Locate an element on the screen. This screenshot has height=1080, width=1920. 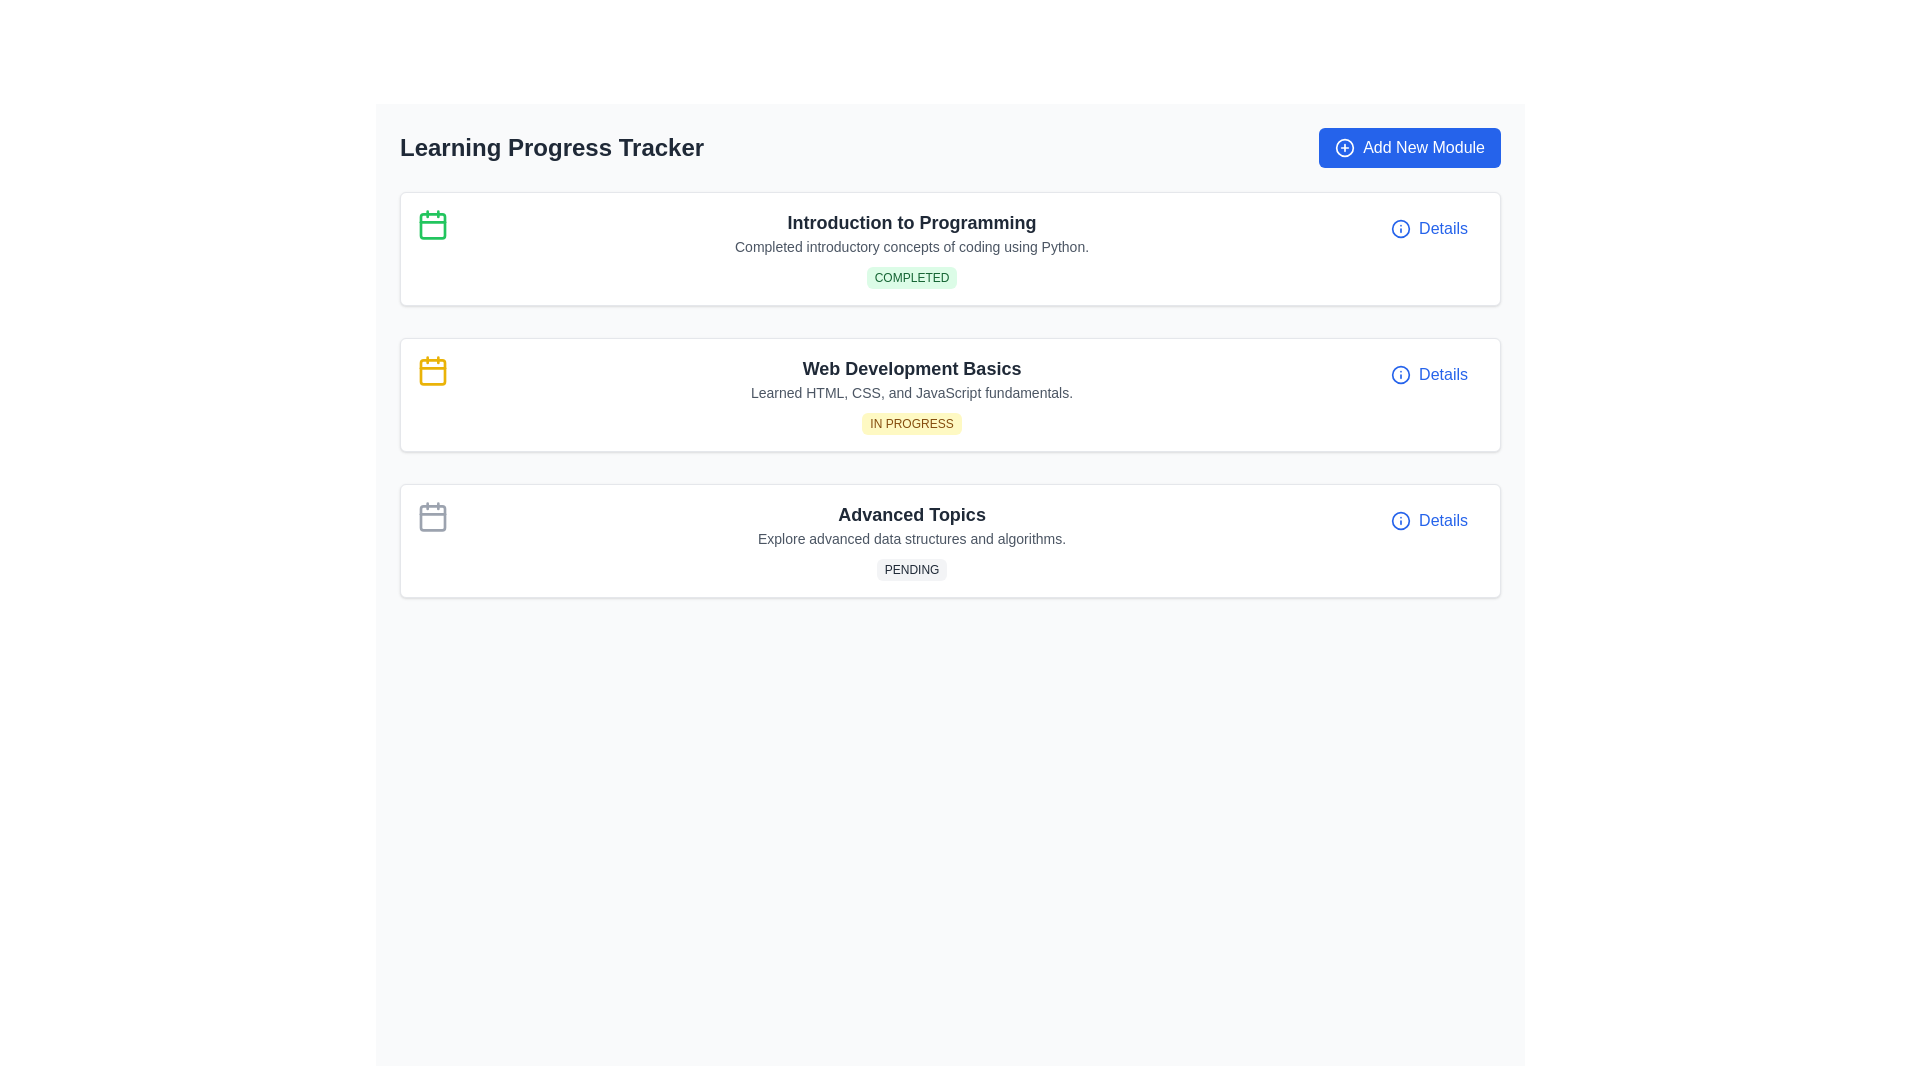
the blue button labeled 'Add New Module' with a plus sign icon is located at coordinates (1409, 146).